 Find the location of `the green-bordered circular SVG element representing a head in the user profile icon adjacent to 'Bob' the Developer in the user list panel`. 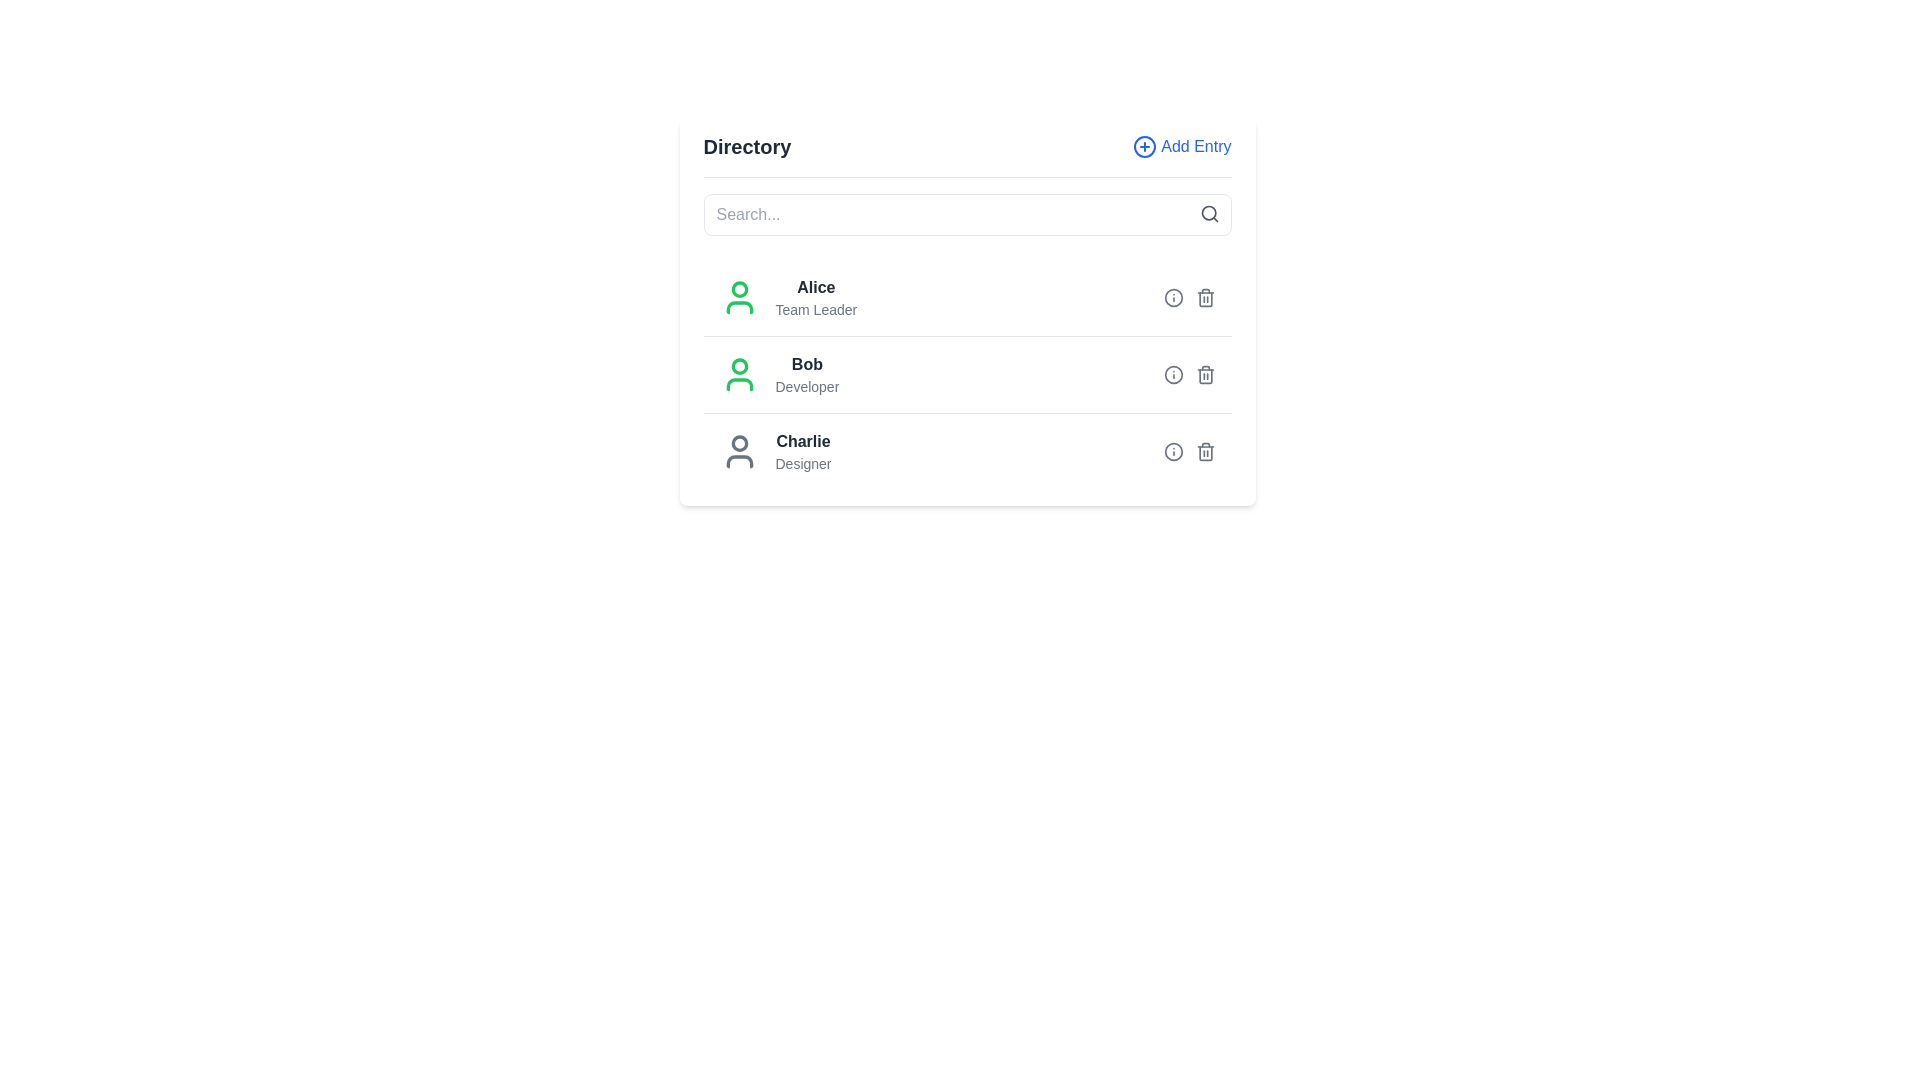

the green-bordered circular SVG element representing a head in the user profile icon adjacent to 'Bob' the Developer in the user list panel is located at coordinates (738, 366).